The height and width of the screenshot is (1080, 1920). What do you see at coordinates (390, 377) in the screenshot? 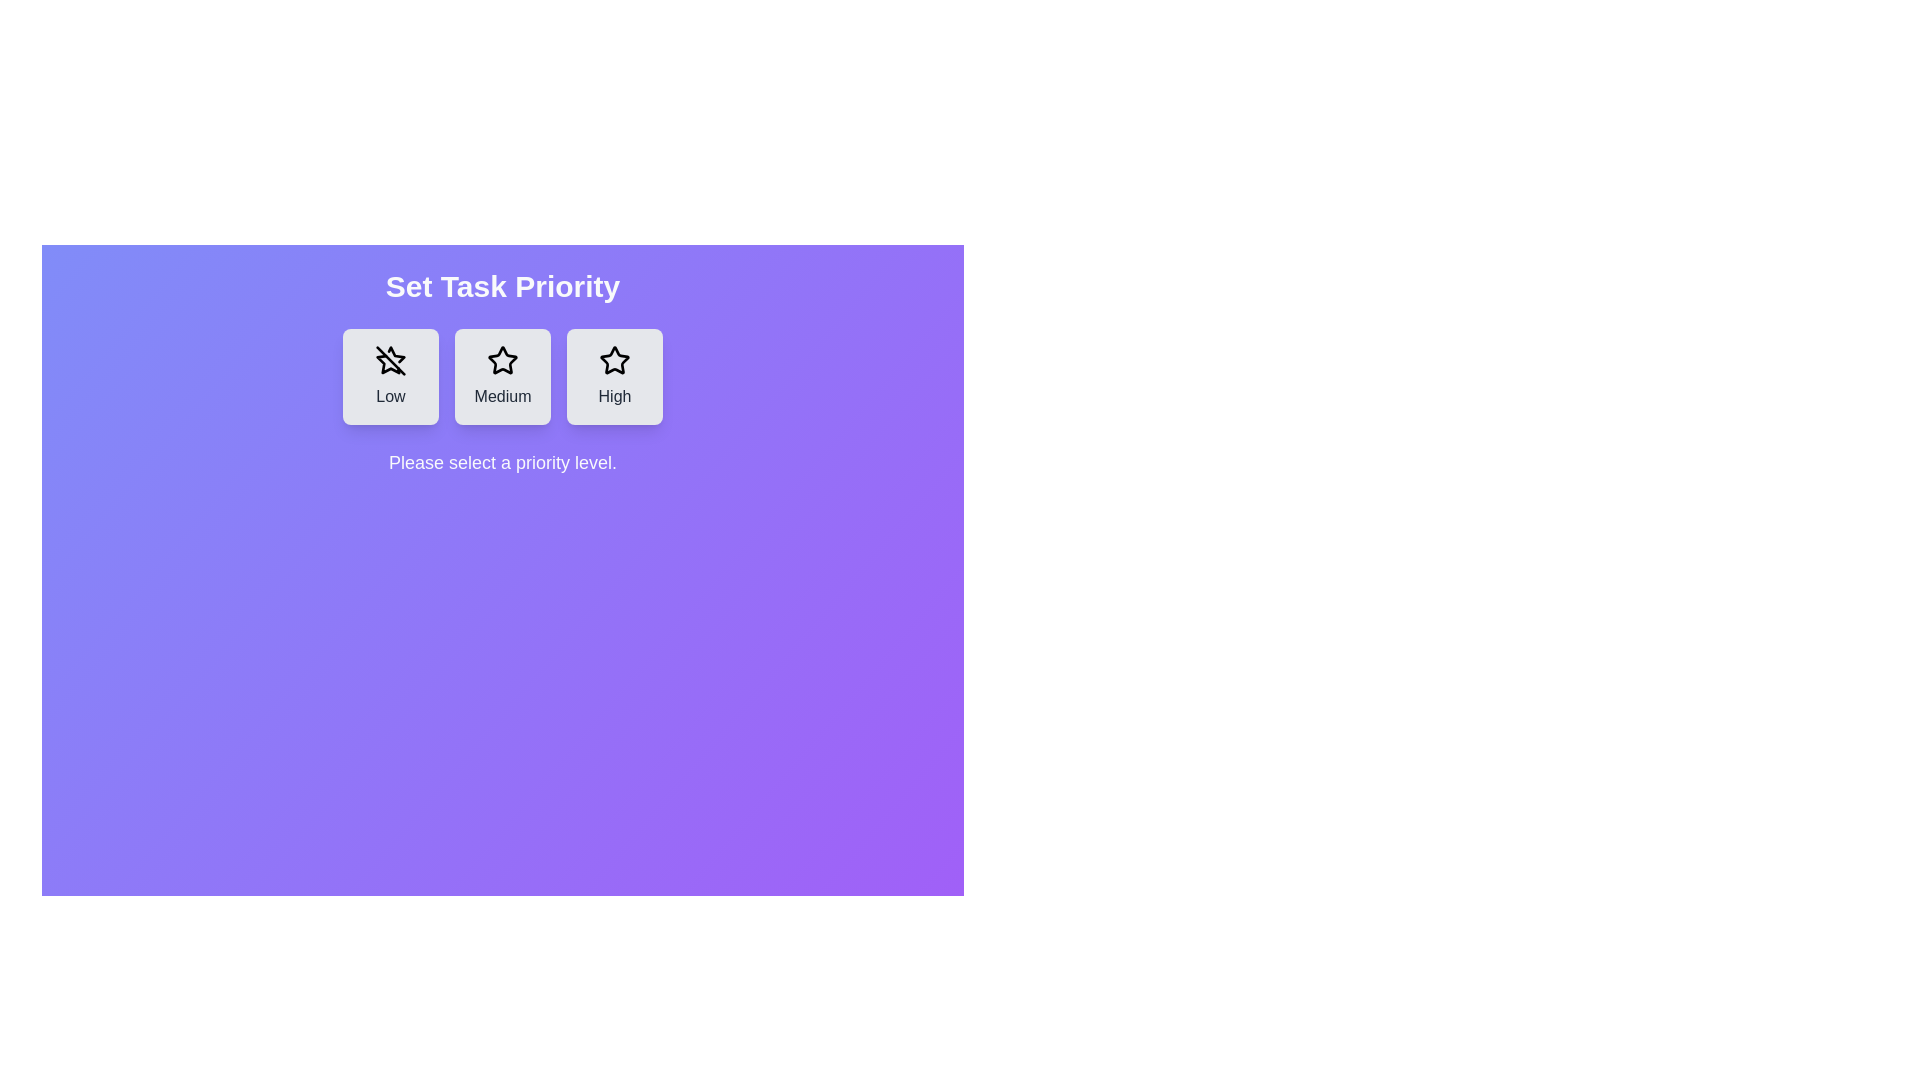
I see `the button corresponding to the priority level Low` at bounding box center [390, 377].